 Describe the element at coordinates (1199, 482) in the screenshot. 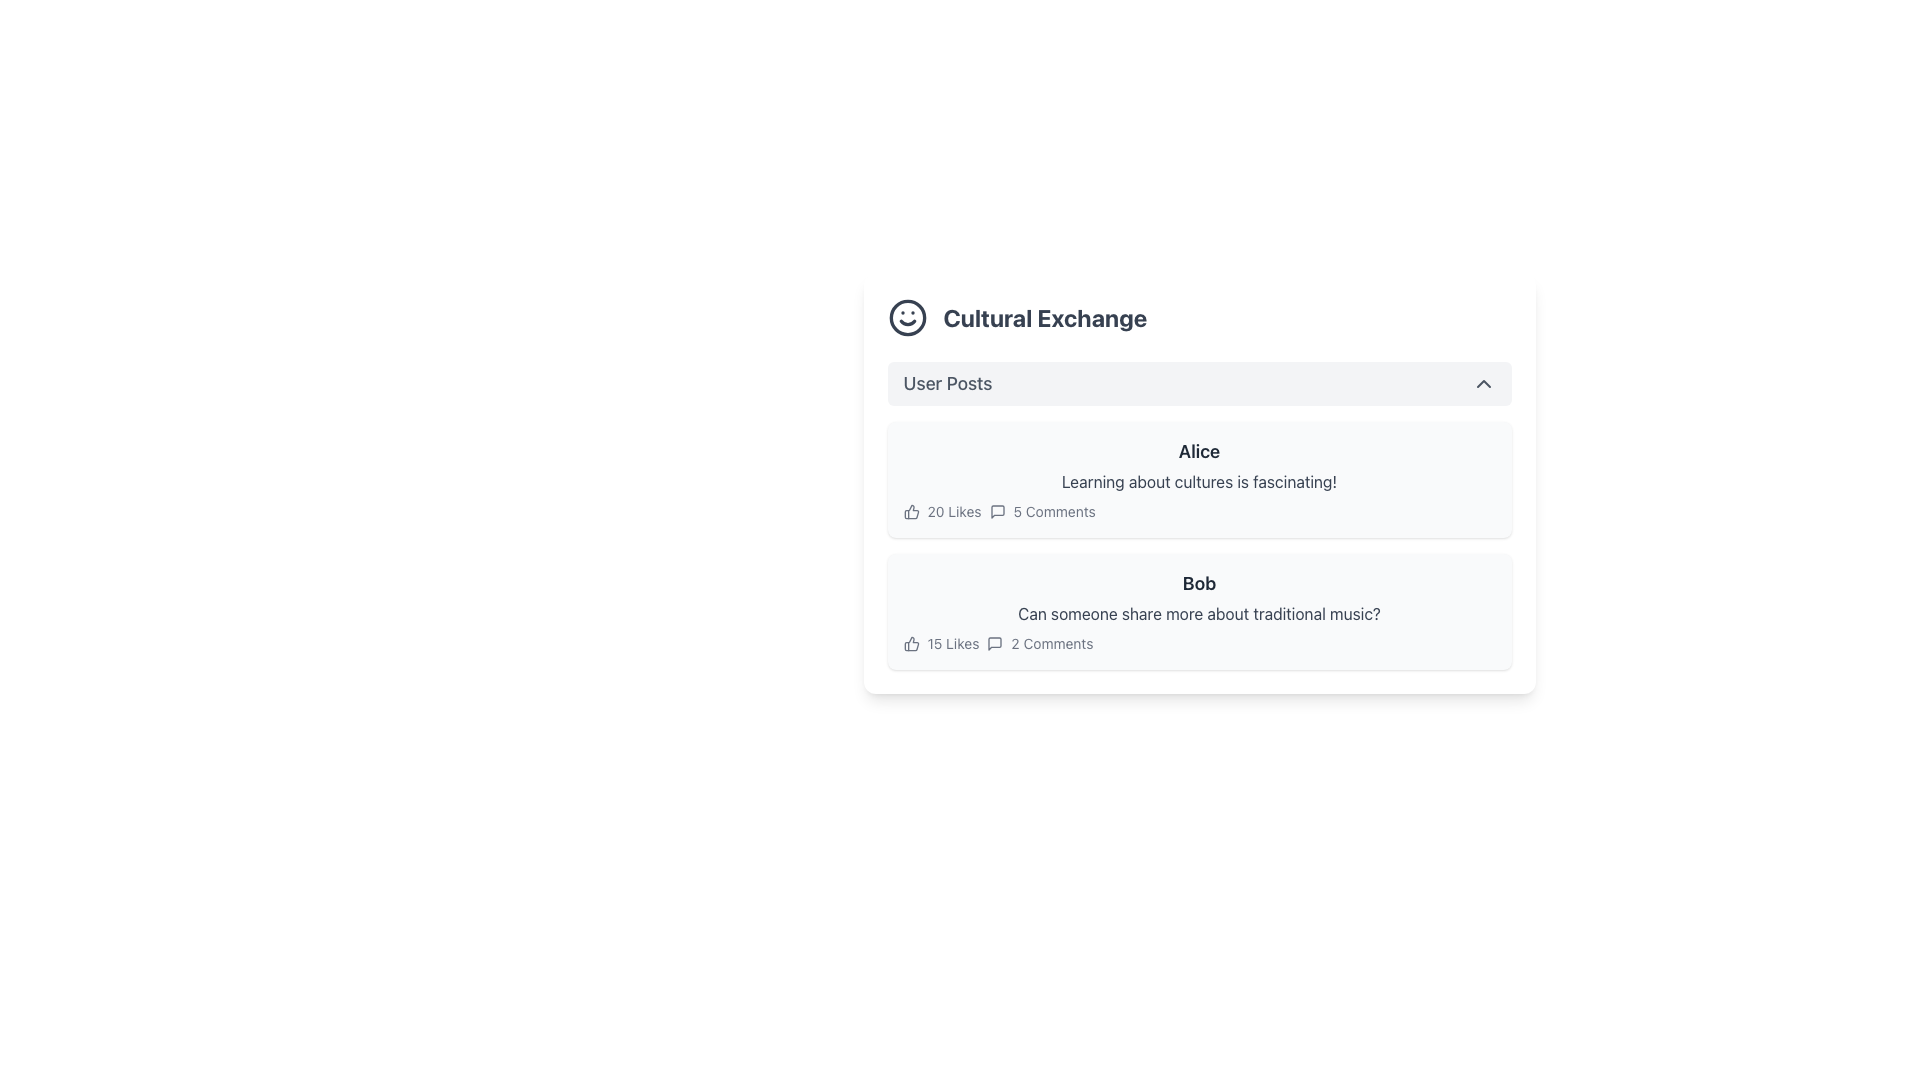

I see `the text block displaying 'Learning about cultures is fascinating!', which is styled in gray and positioned below the user's name 'Alice'` at that location.